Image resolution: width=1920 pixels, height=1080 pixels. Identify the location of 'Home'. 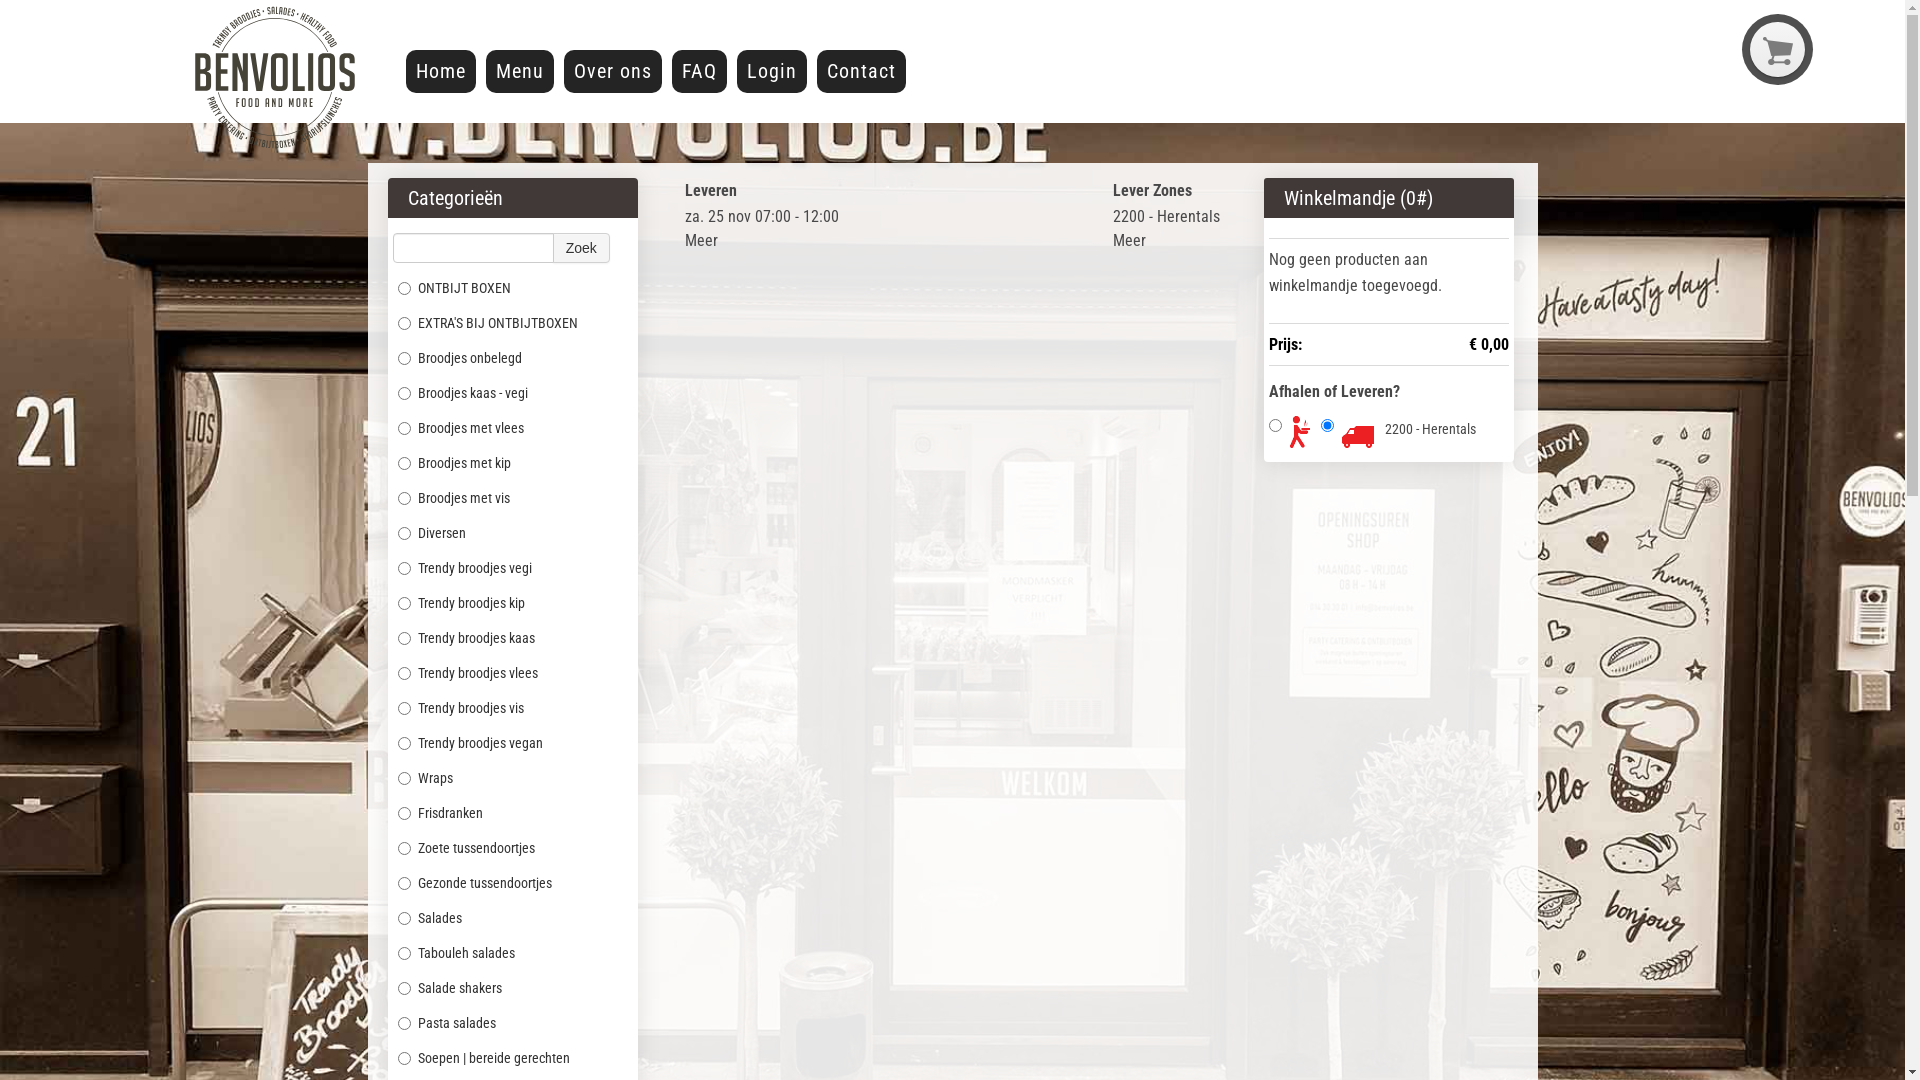
(405, 70).